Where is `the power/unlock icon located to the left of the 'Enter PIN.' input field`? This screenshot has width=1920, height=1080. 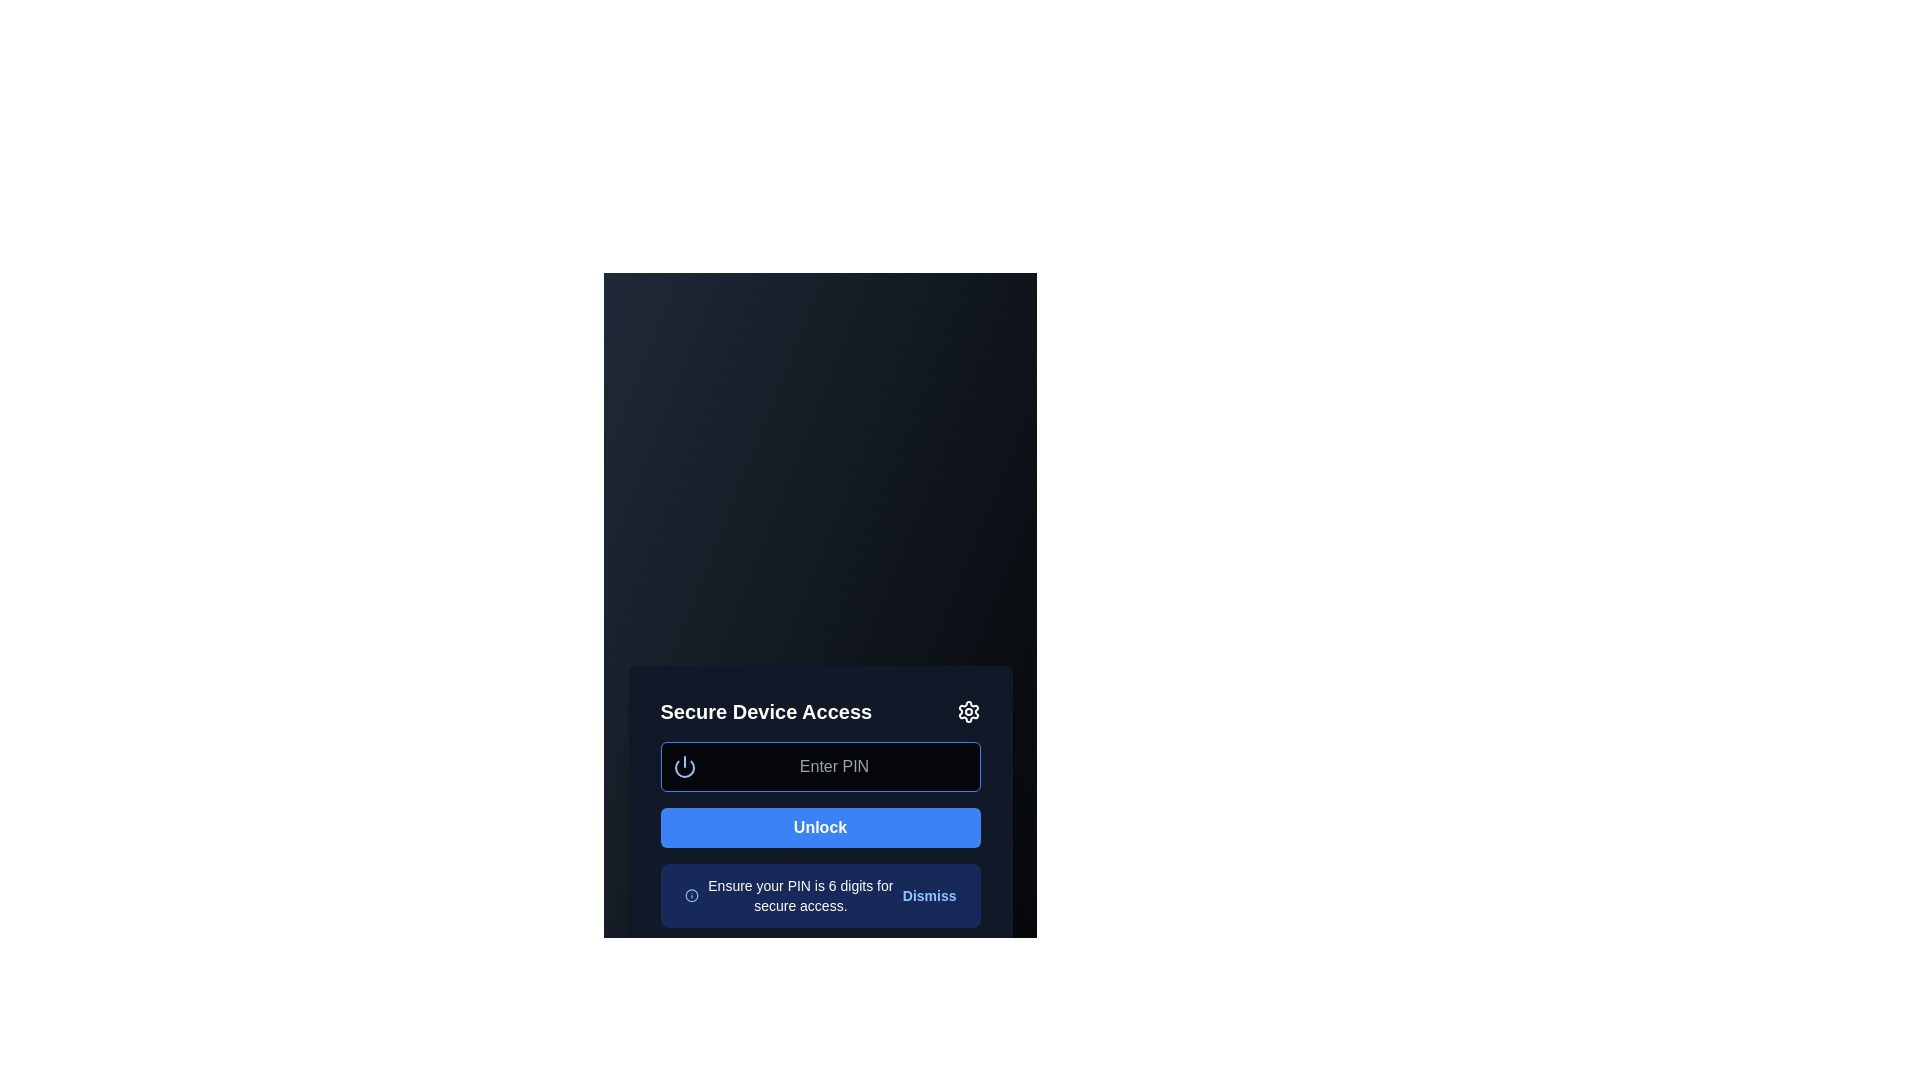
the power/unlock icon located to the left of the 'Enter PIN.' input field is located at coordinates (684, 766).